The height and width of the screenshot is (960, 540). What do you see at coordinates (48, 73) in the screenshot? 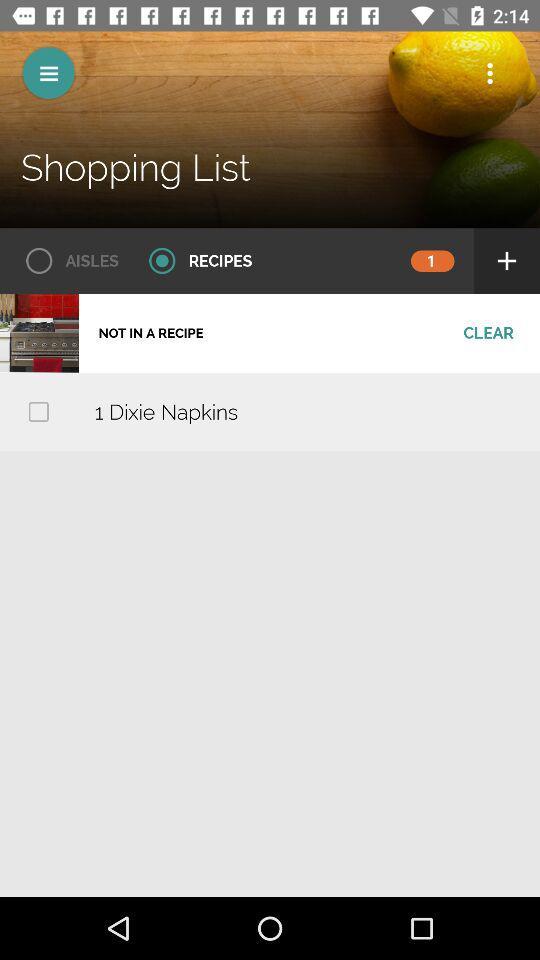
I see `open menu` at bounding box center [48, 73].